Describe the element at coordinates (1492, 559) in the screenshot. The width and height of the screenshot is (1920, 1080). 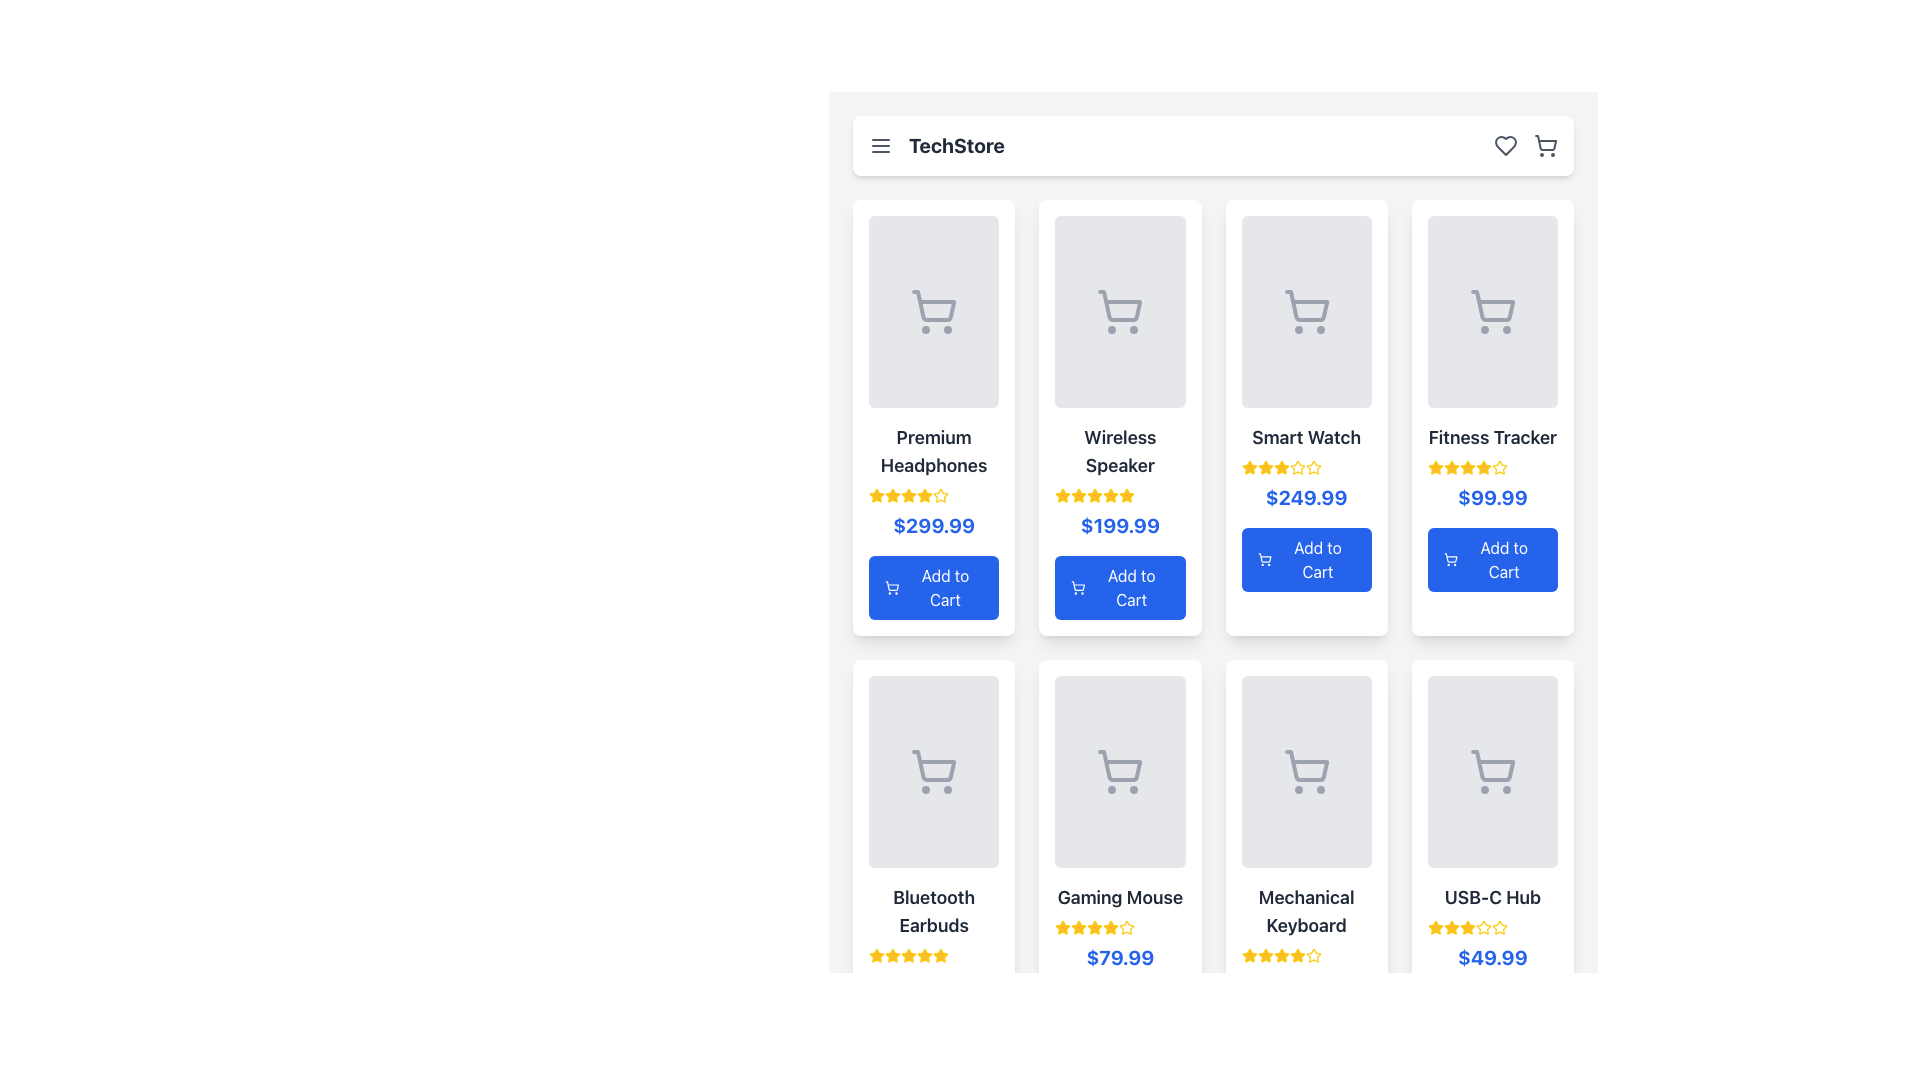
I see `the 'Add to Cart' button located at the bottom of the 'Fitness Tracker' product card` at that location.